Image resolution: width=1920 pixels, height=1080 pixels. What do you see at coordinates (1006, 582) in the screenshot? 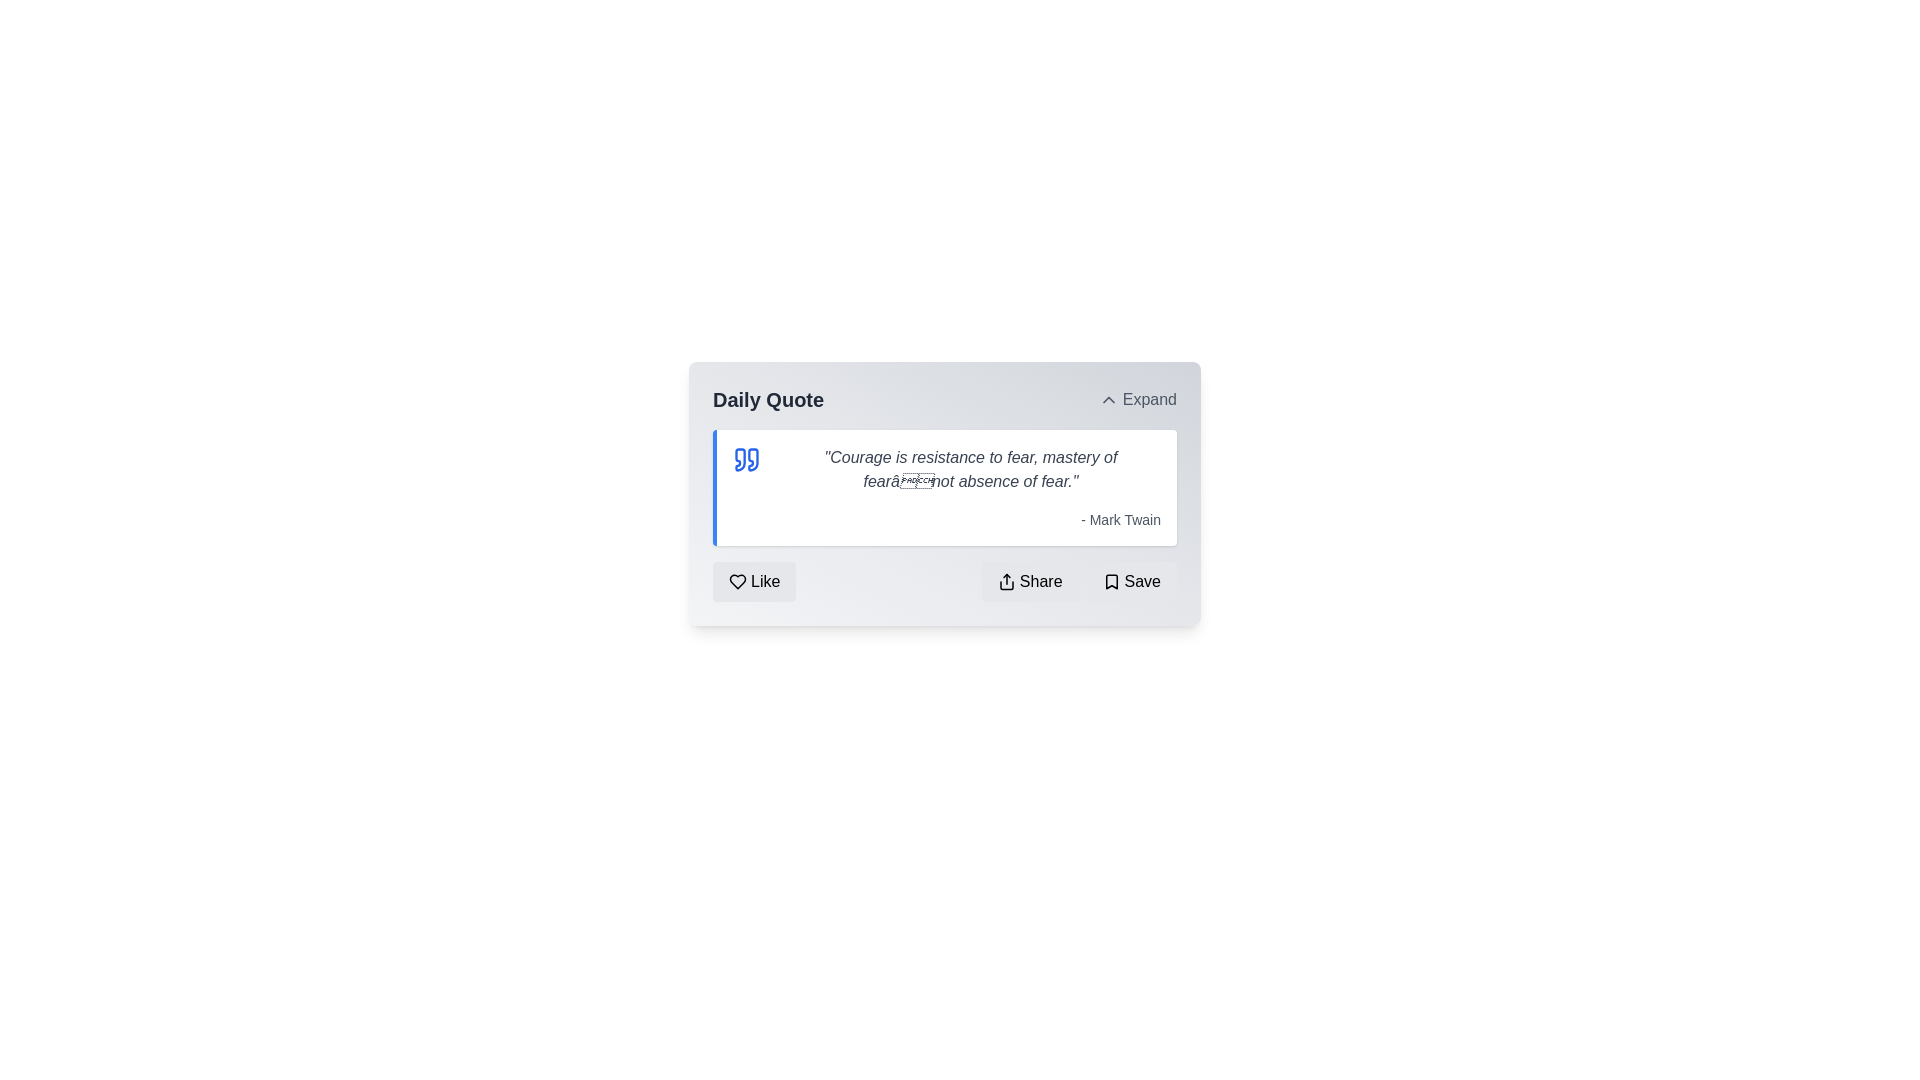
I see `the sharing icon inside the 'Share' button at the bottom center of the card layout containing the 'Daily Quote'` at bounding box center [1006, 582].